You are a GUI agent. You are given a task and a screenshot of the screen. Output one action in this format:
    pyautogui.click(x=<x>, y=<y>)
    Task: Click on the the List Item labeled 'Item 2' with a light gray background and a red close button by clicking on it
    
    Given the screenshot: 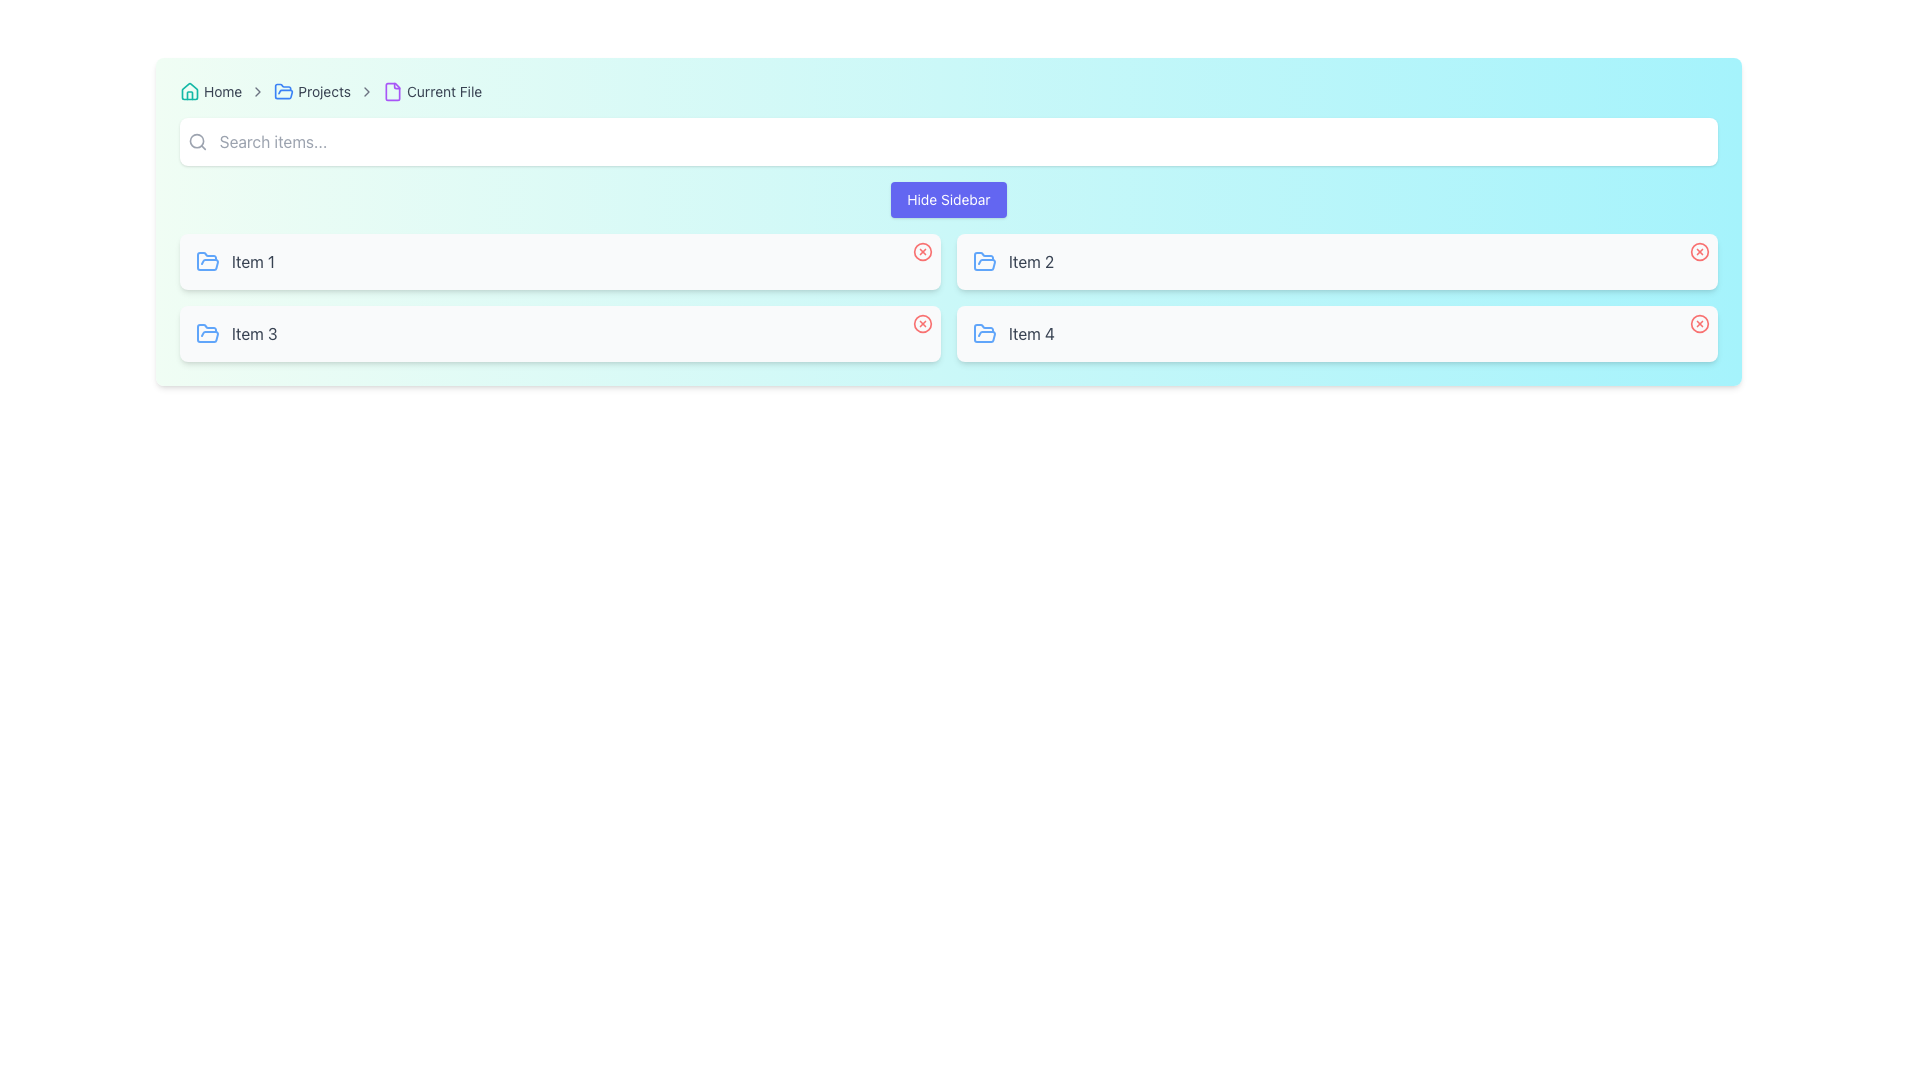 What is the action you would take?
    pyautogui.click(x=1337, y=261)
    